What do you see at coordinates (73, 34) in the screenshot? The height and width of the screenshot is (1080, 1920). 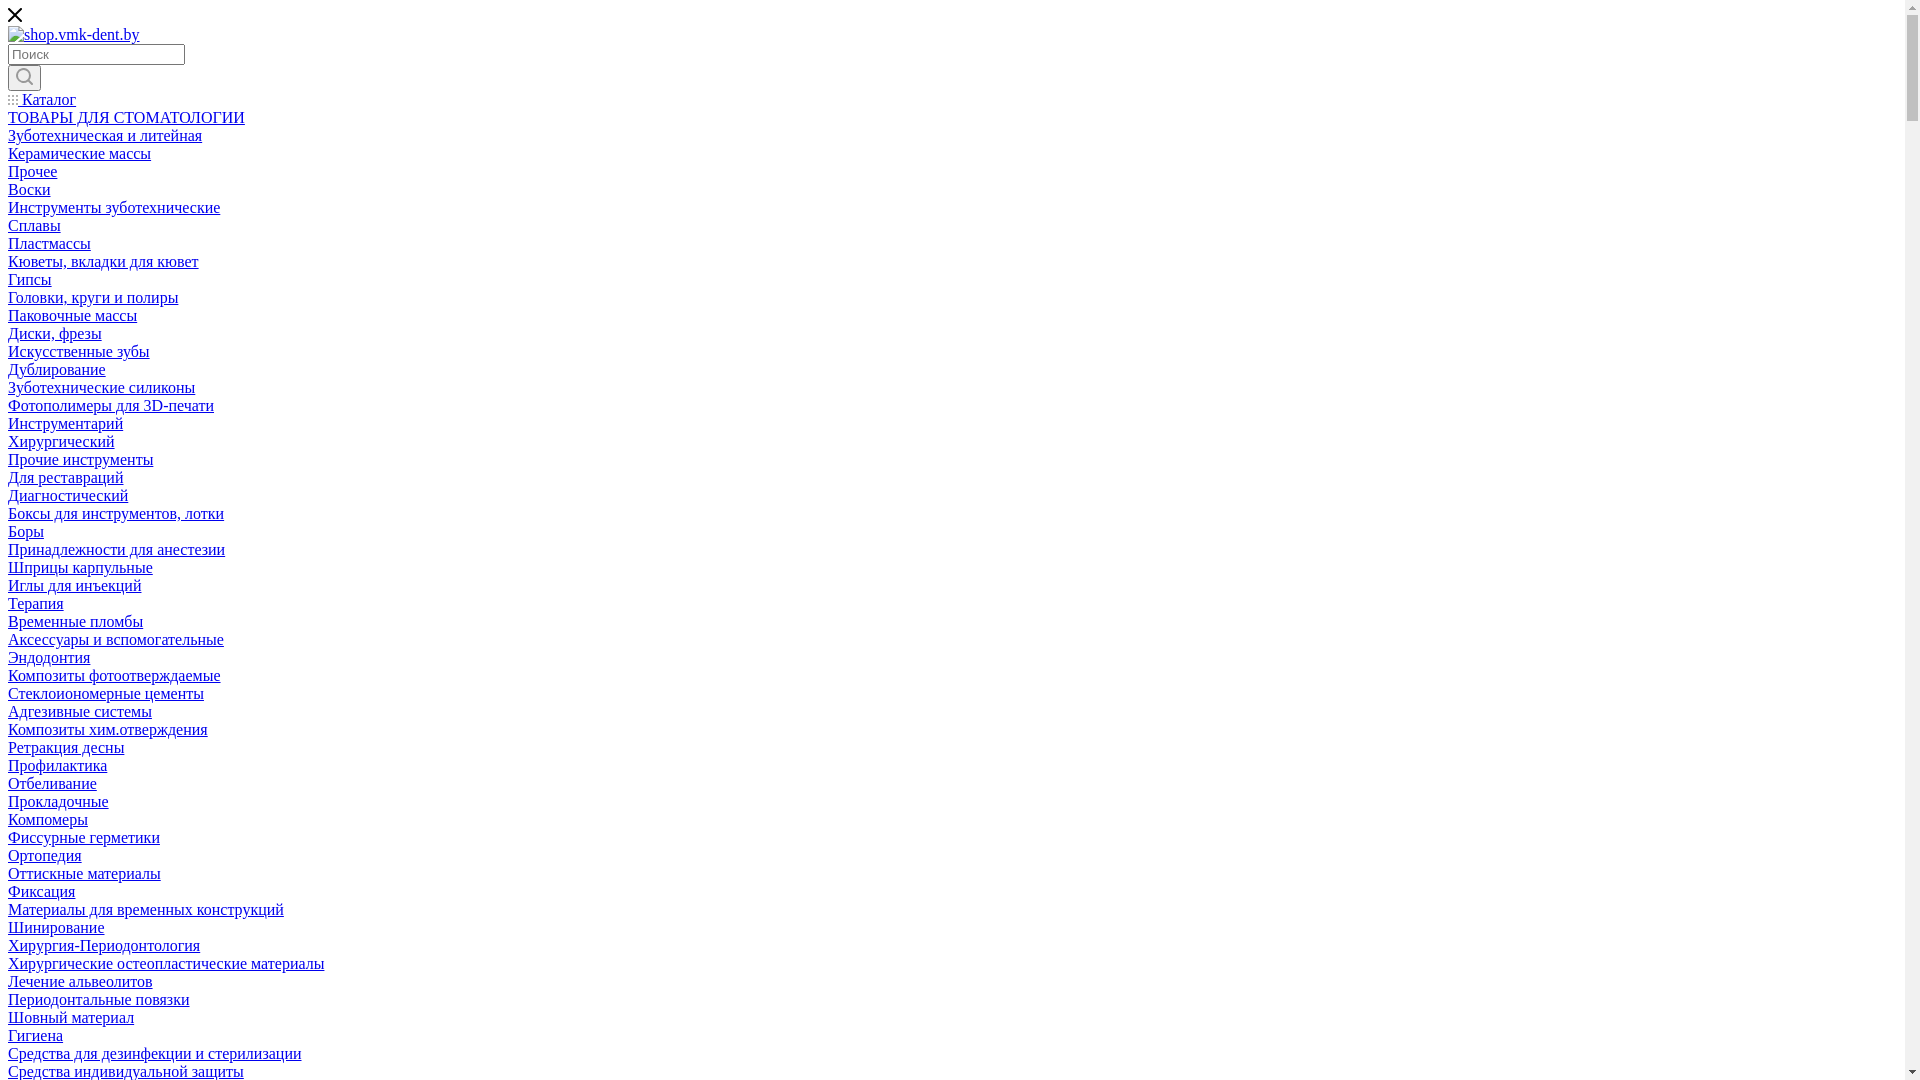 I see `'shop.vmk-dent.by'` at bounding box center [73, 34].